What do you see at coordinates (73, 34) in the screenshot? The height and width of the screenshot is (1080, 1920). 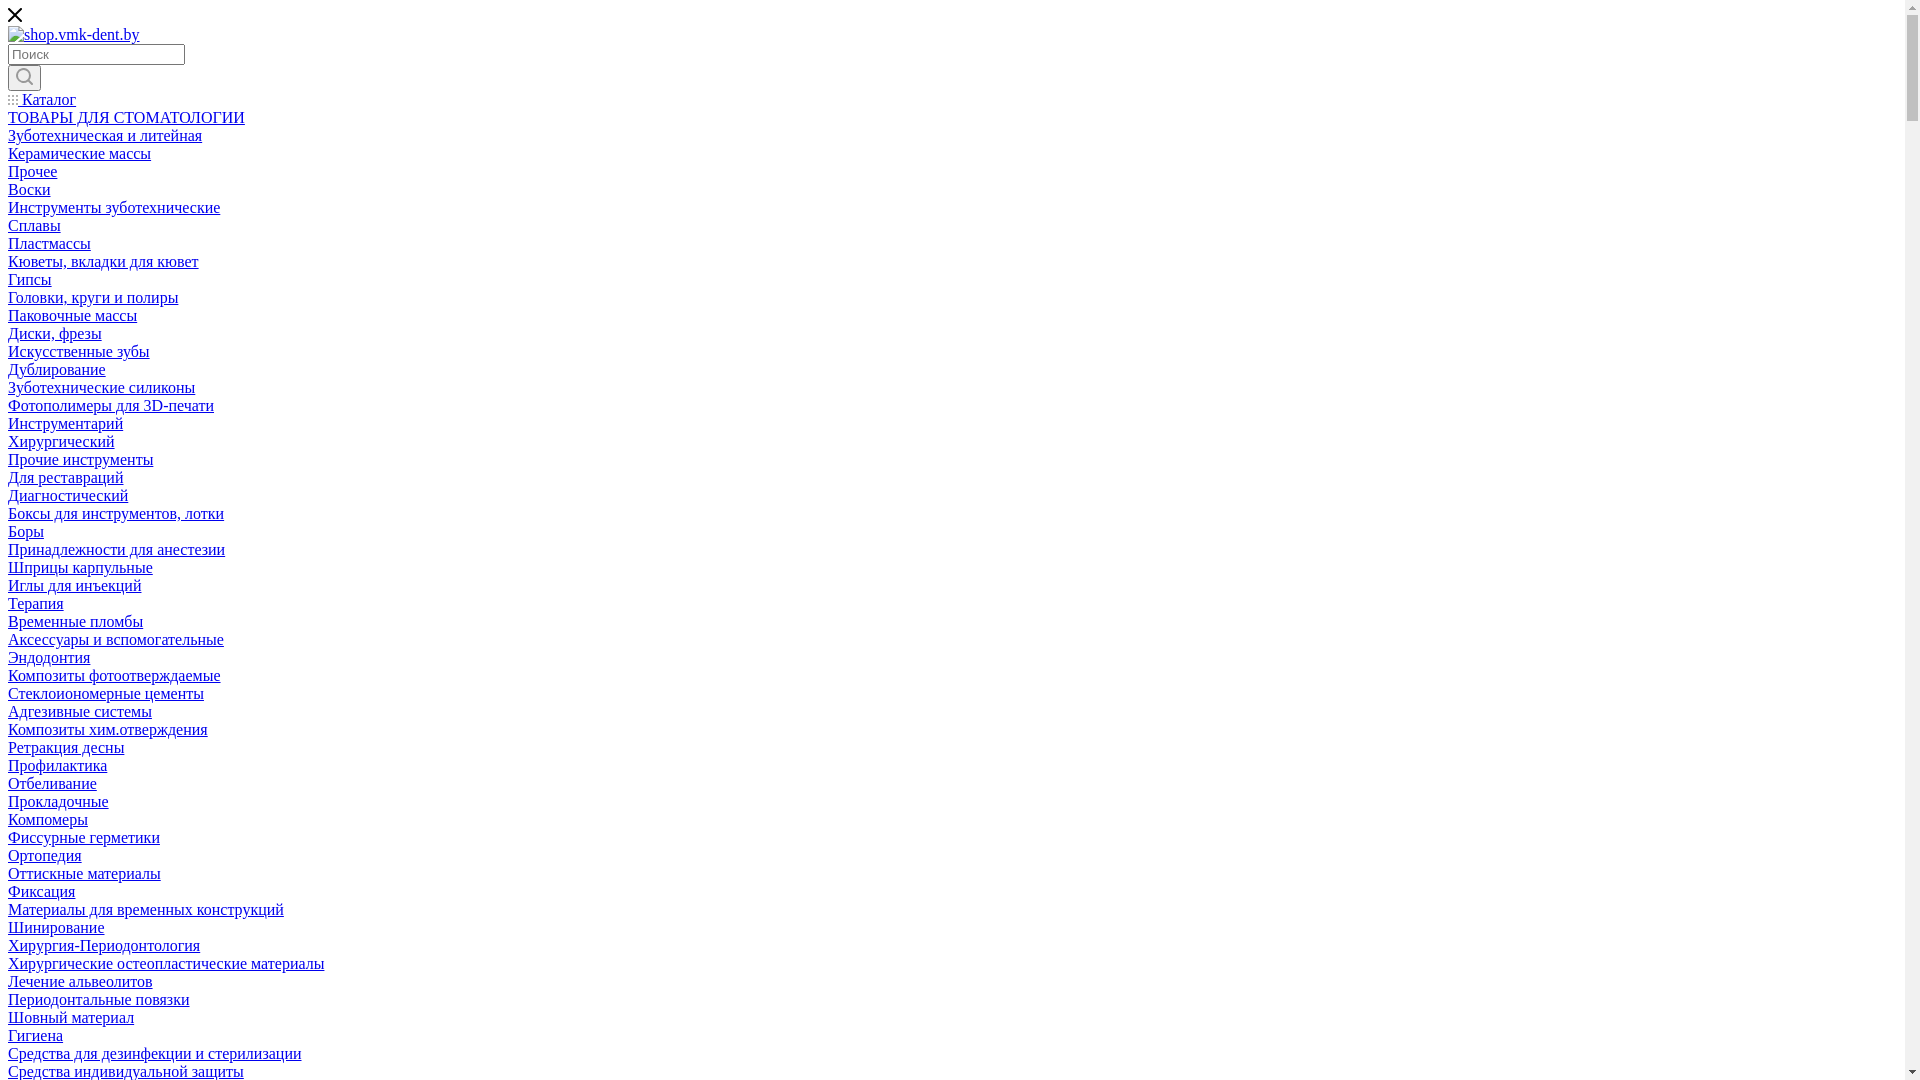 I see `'shop.vmk-dent.by'` at bounding box center [73, 34].